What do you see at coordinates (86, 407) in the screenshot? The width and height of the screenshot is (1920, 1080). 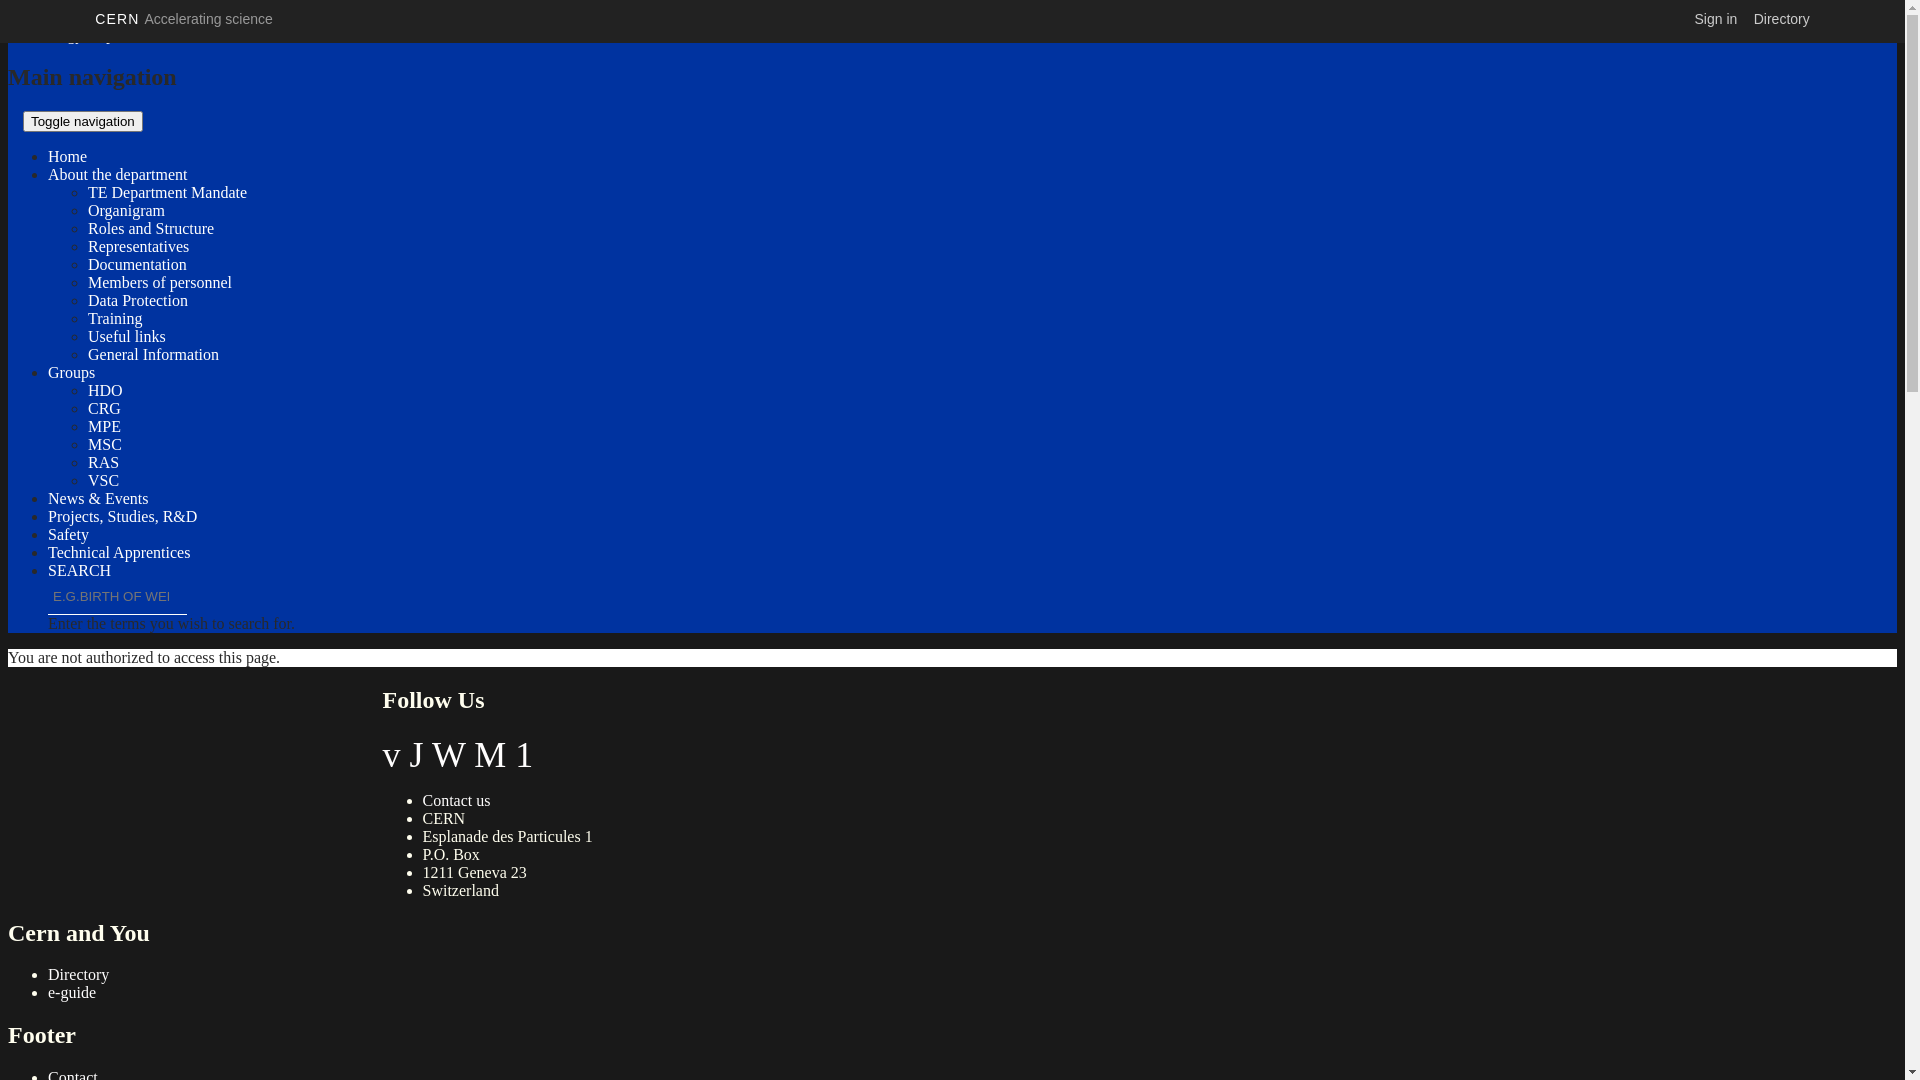 I see `'CRG'` at bounding box center [86, 407].